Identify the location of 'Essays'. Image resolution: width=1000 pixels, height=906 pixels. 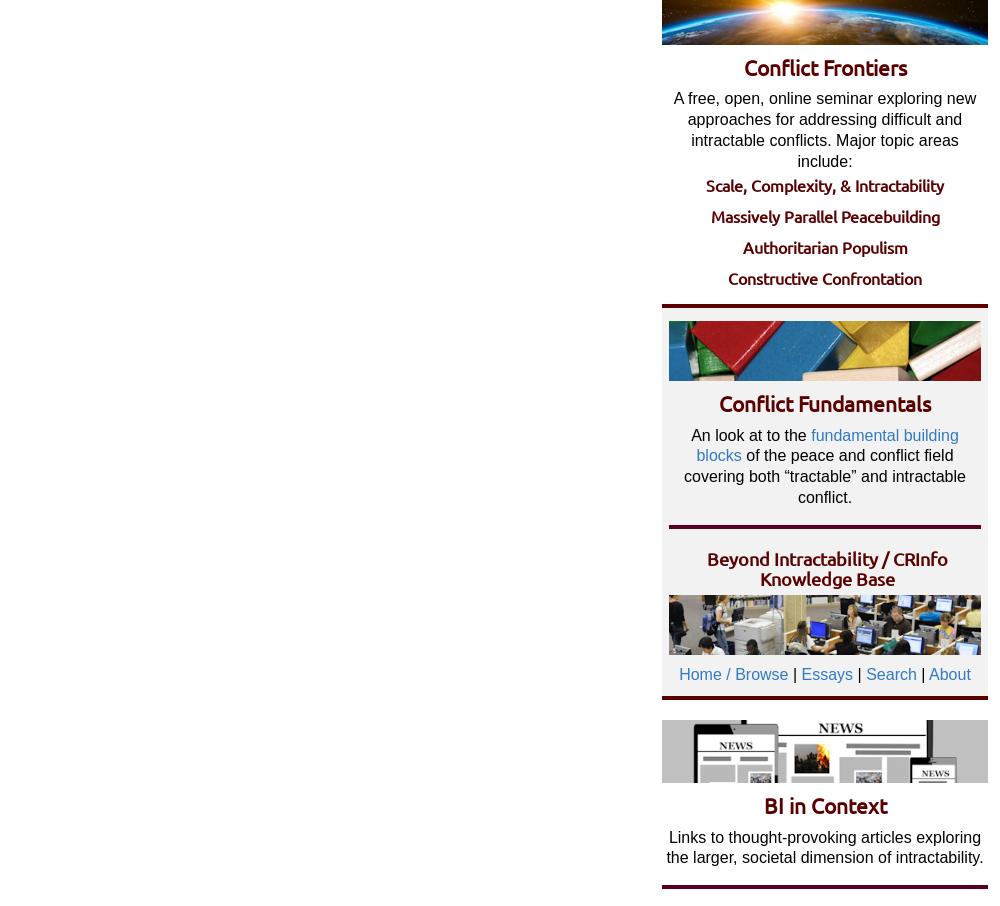
(801, 672).